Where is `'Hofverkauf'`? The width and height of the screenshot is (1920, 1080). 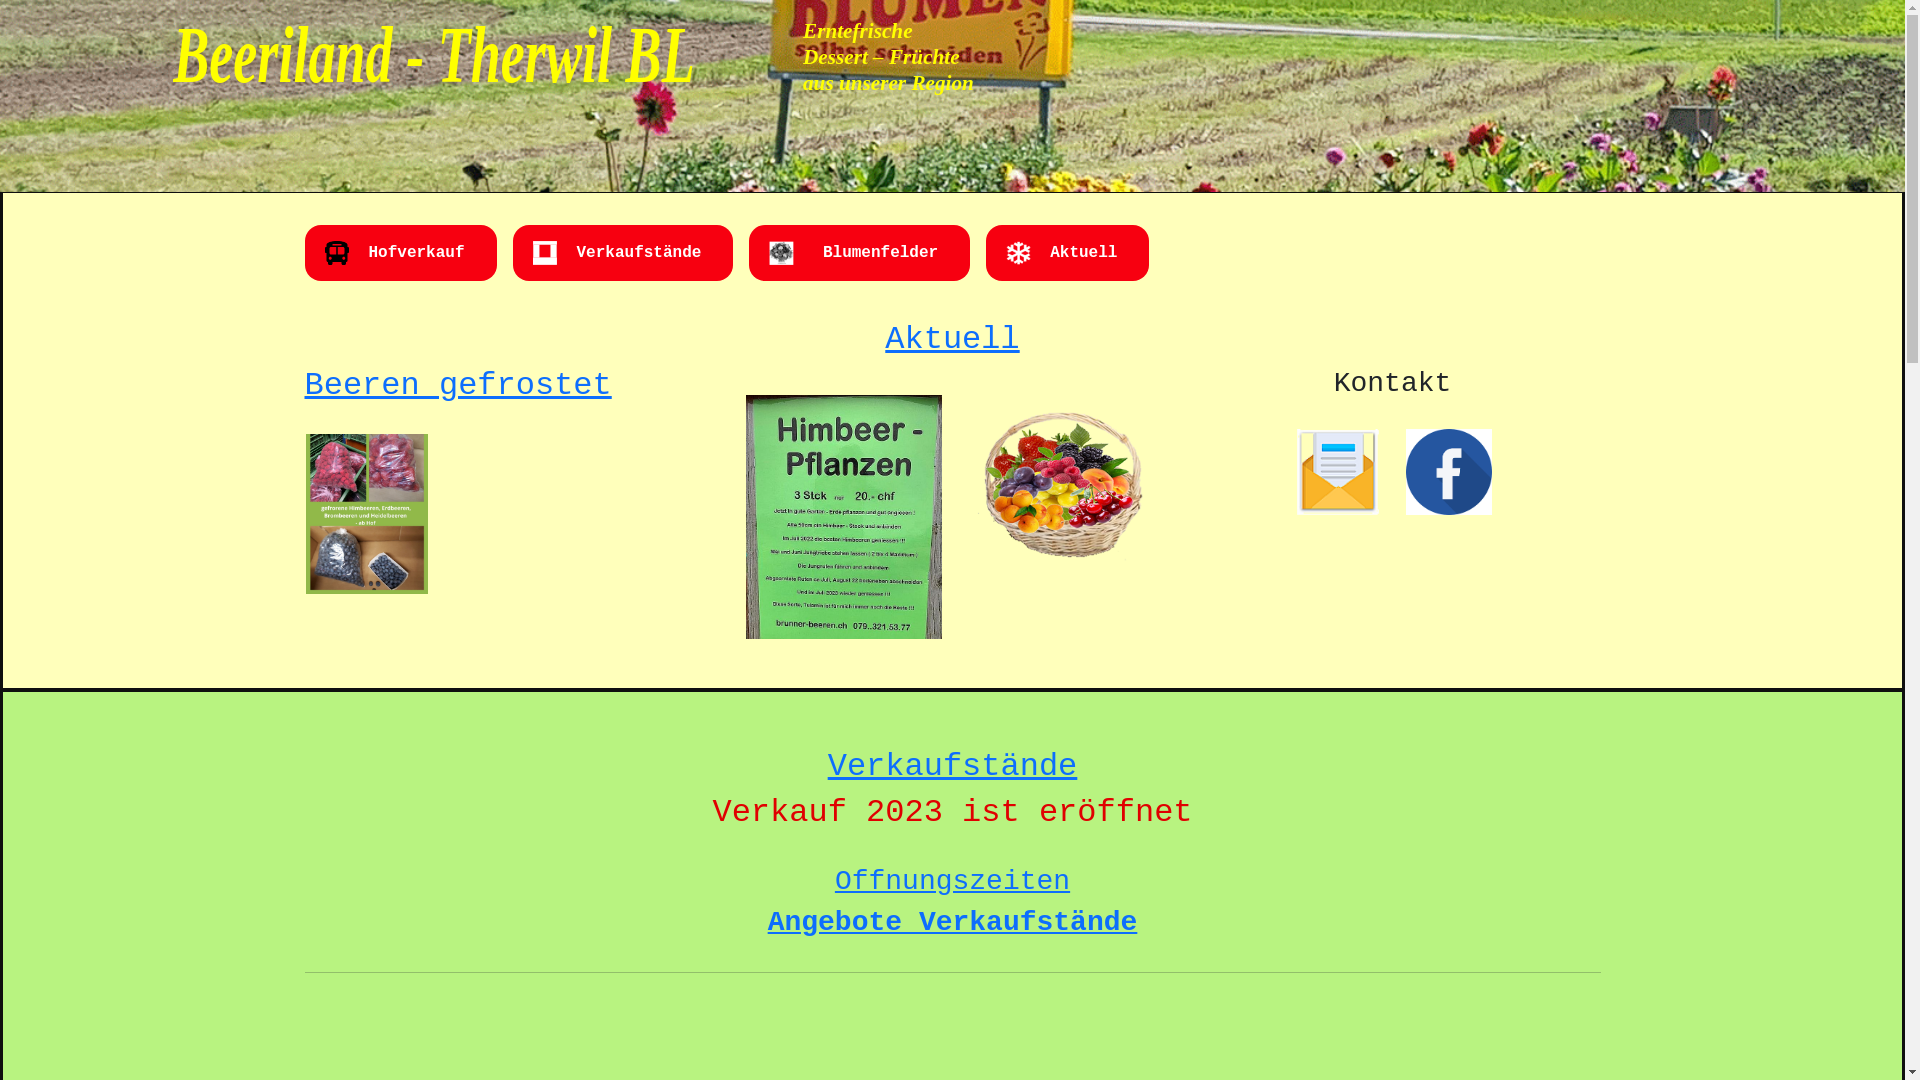 'Hofverkauf' is located at coordinates (415, 252).